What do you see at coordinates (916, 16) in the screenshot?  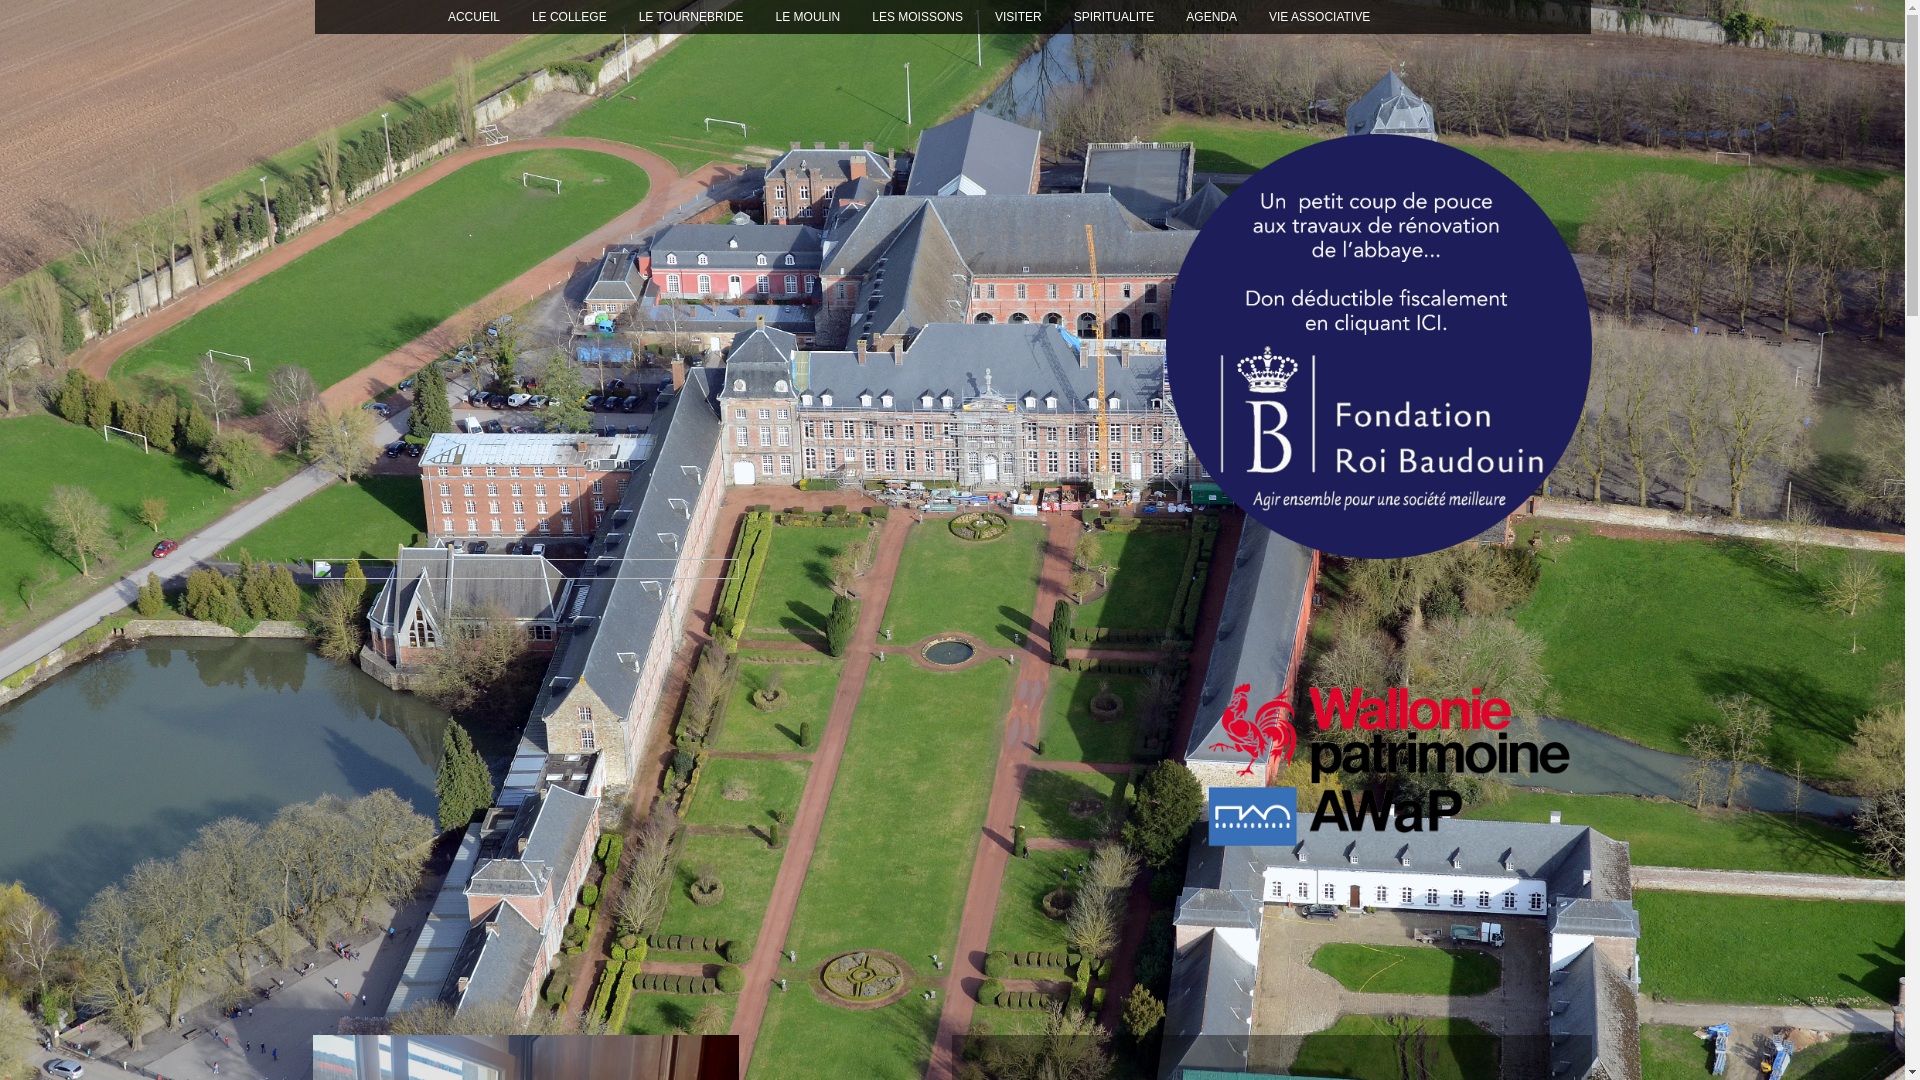 I see `'LES MOISSONS'` at bounding box center [916, 16].